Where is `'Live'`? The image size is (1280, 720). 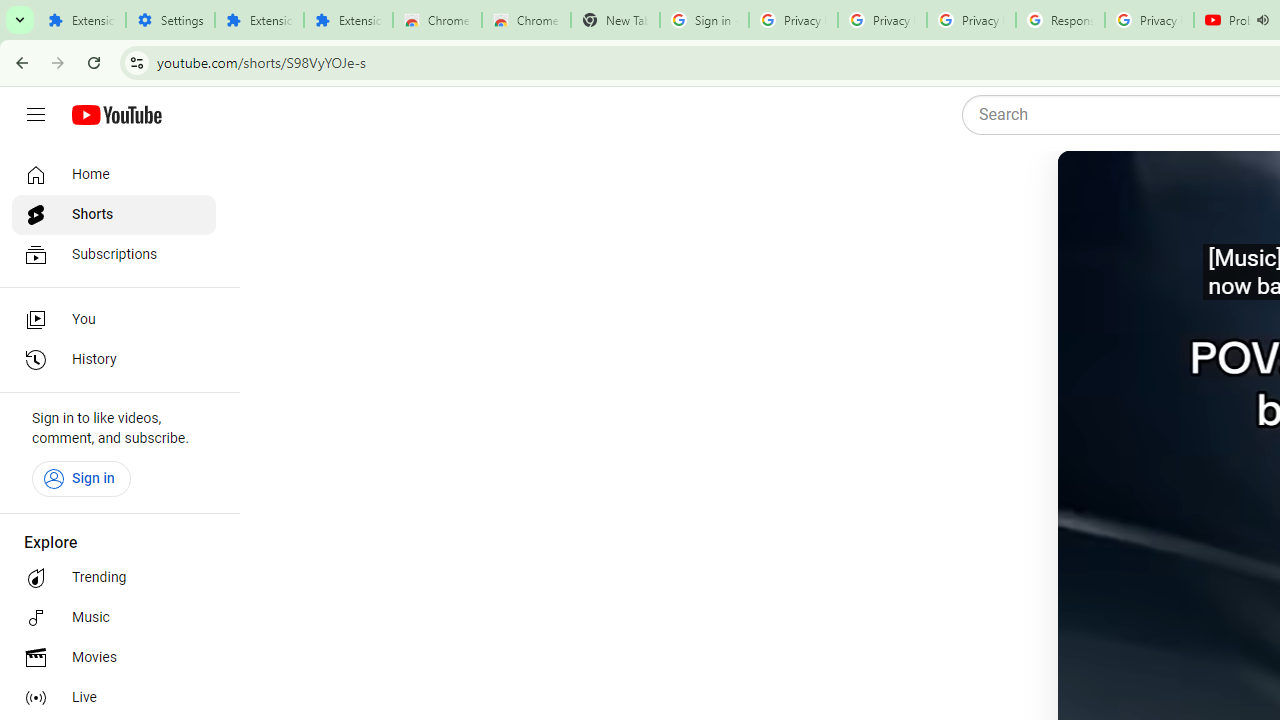
'Live' is located at coordinates (112, 697).